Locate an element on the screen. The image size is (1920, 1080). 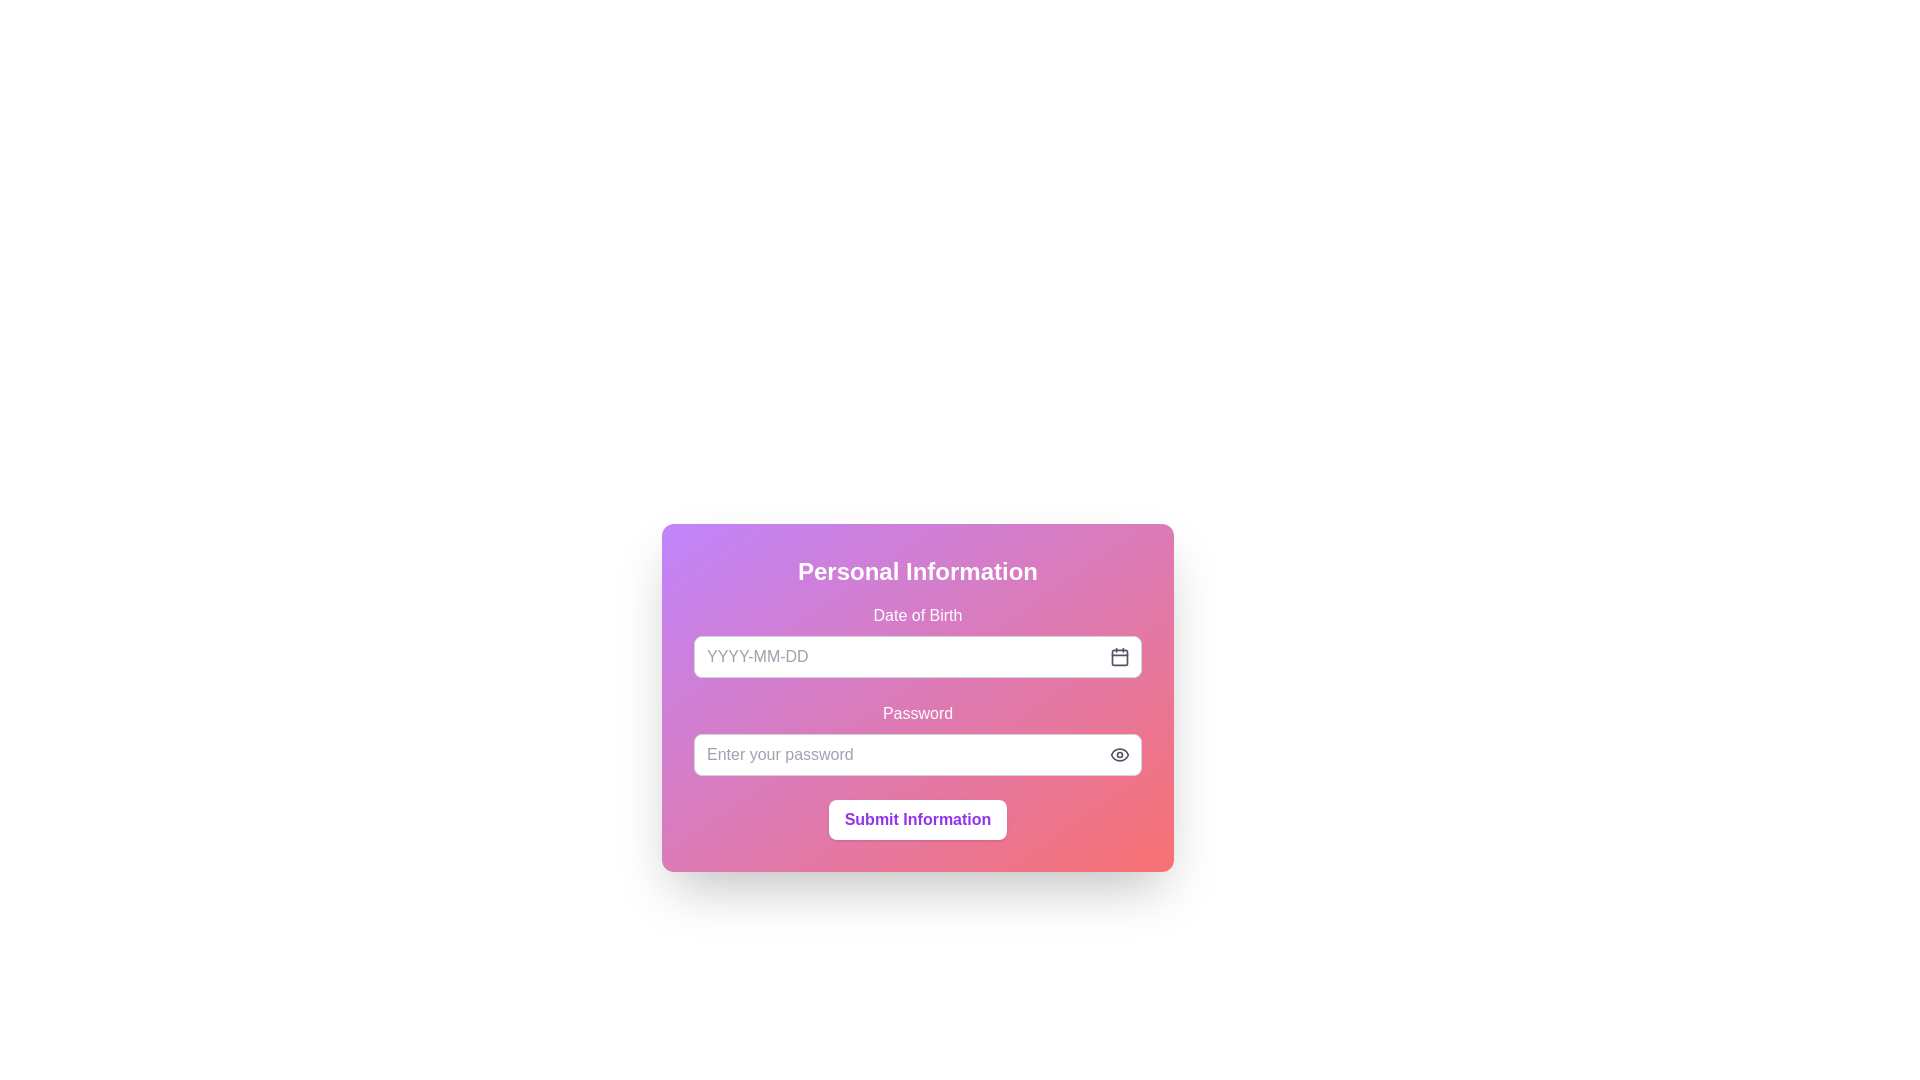
the calendar icon (SVG Icon) located inside the 'Date of Birth' input field at the top of the form is located at coordinates (1118, 656).